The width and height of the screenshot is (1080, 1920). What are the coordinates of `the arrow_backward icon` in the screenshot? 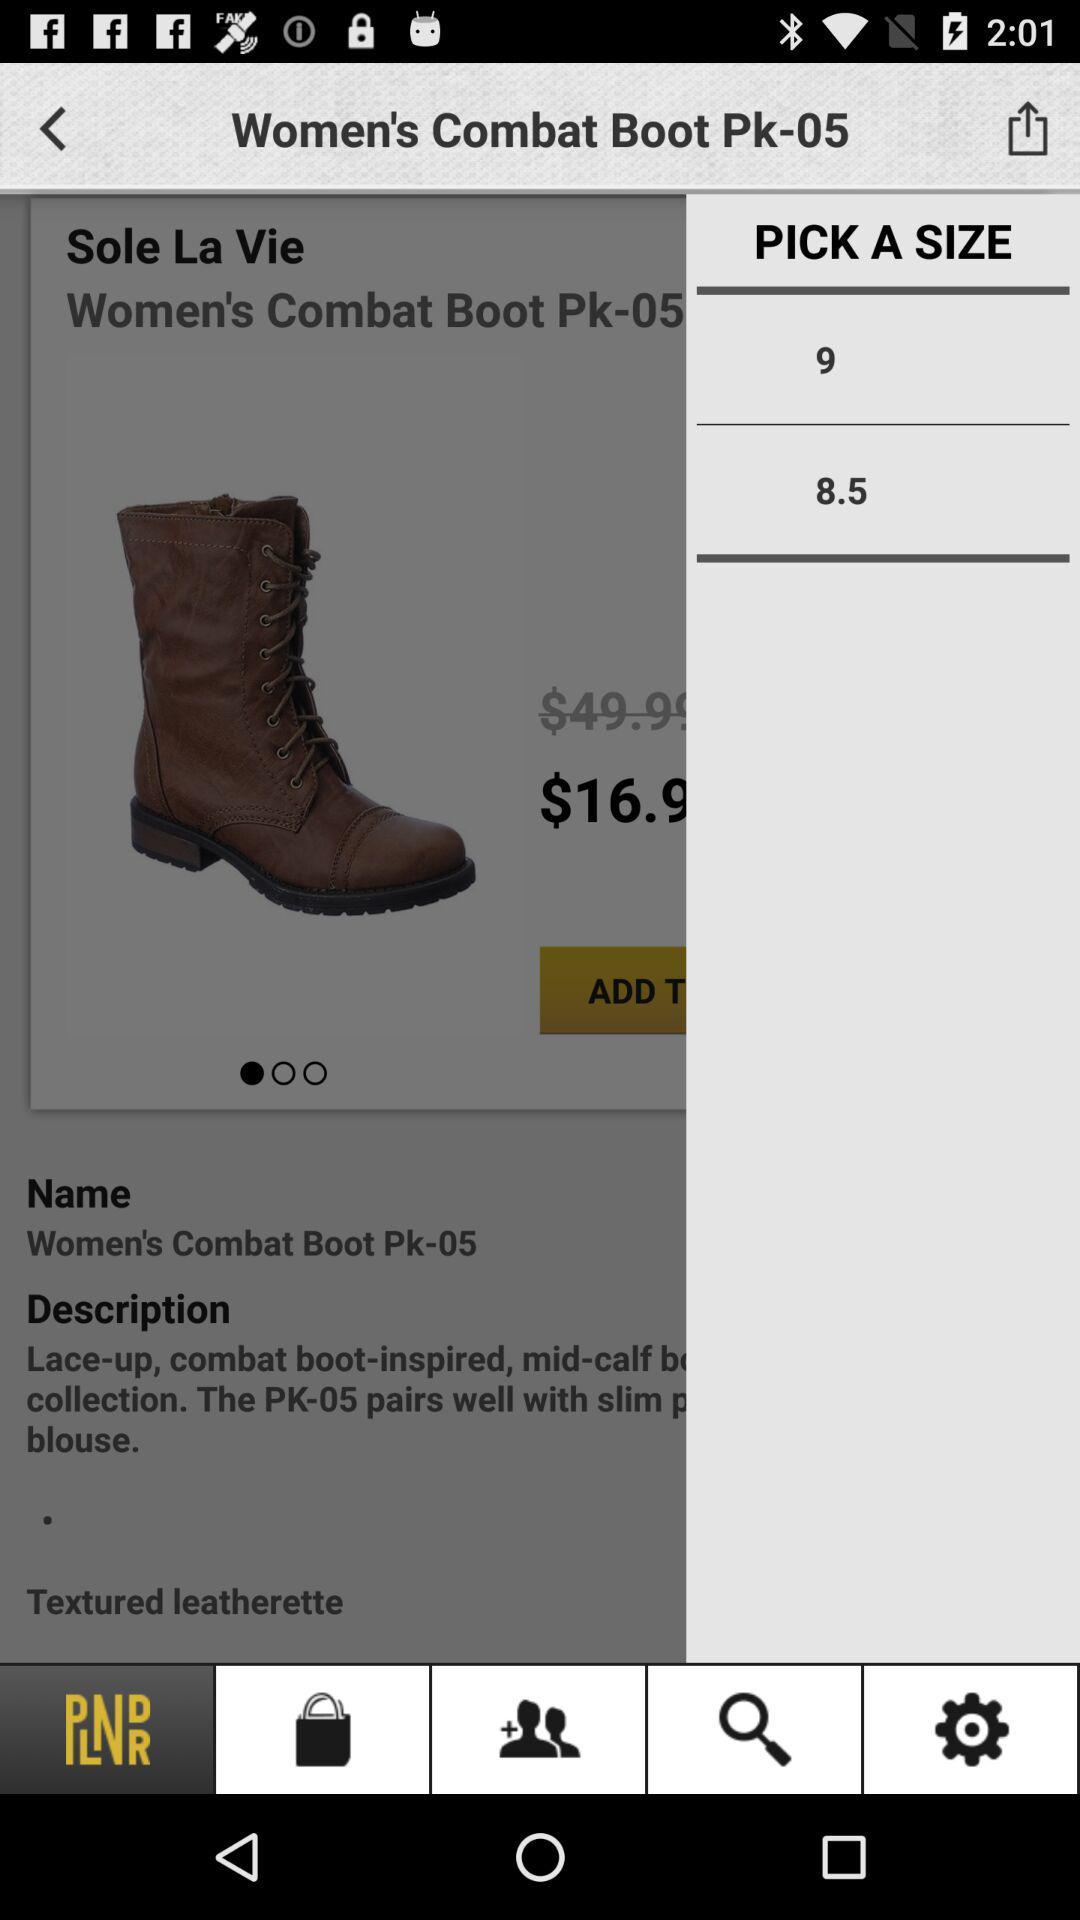 It's located at (51, 136).